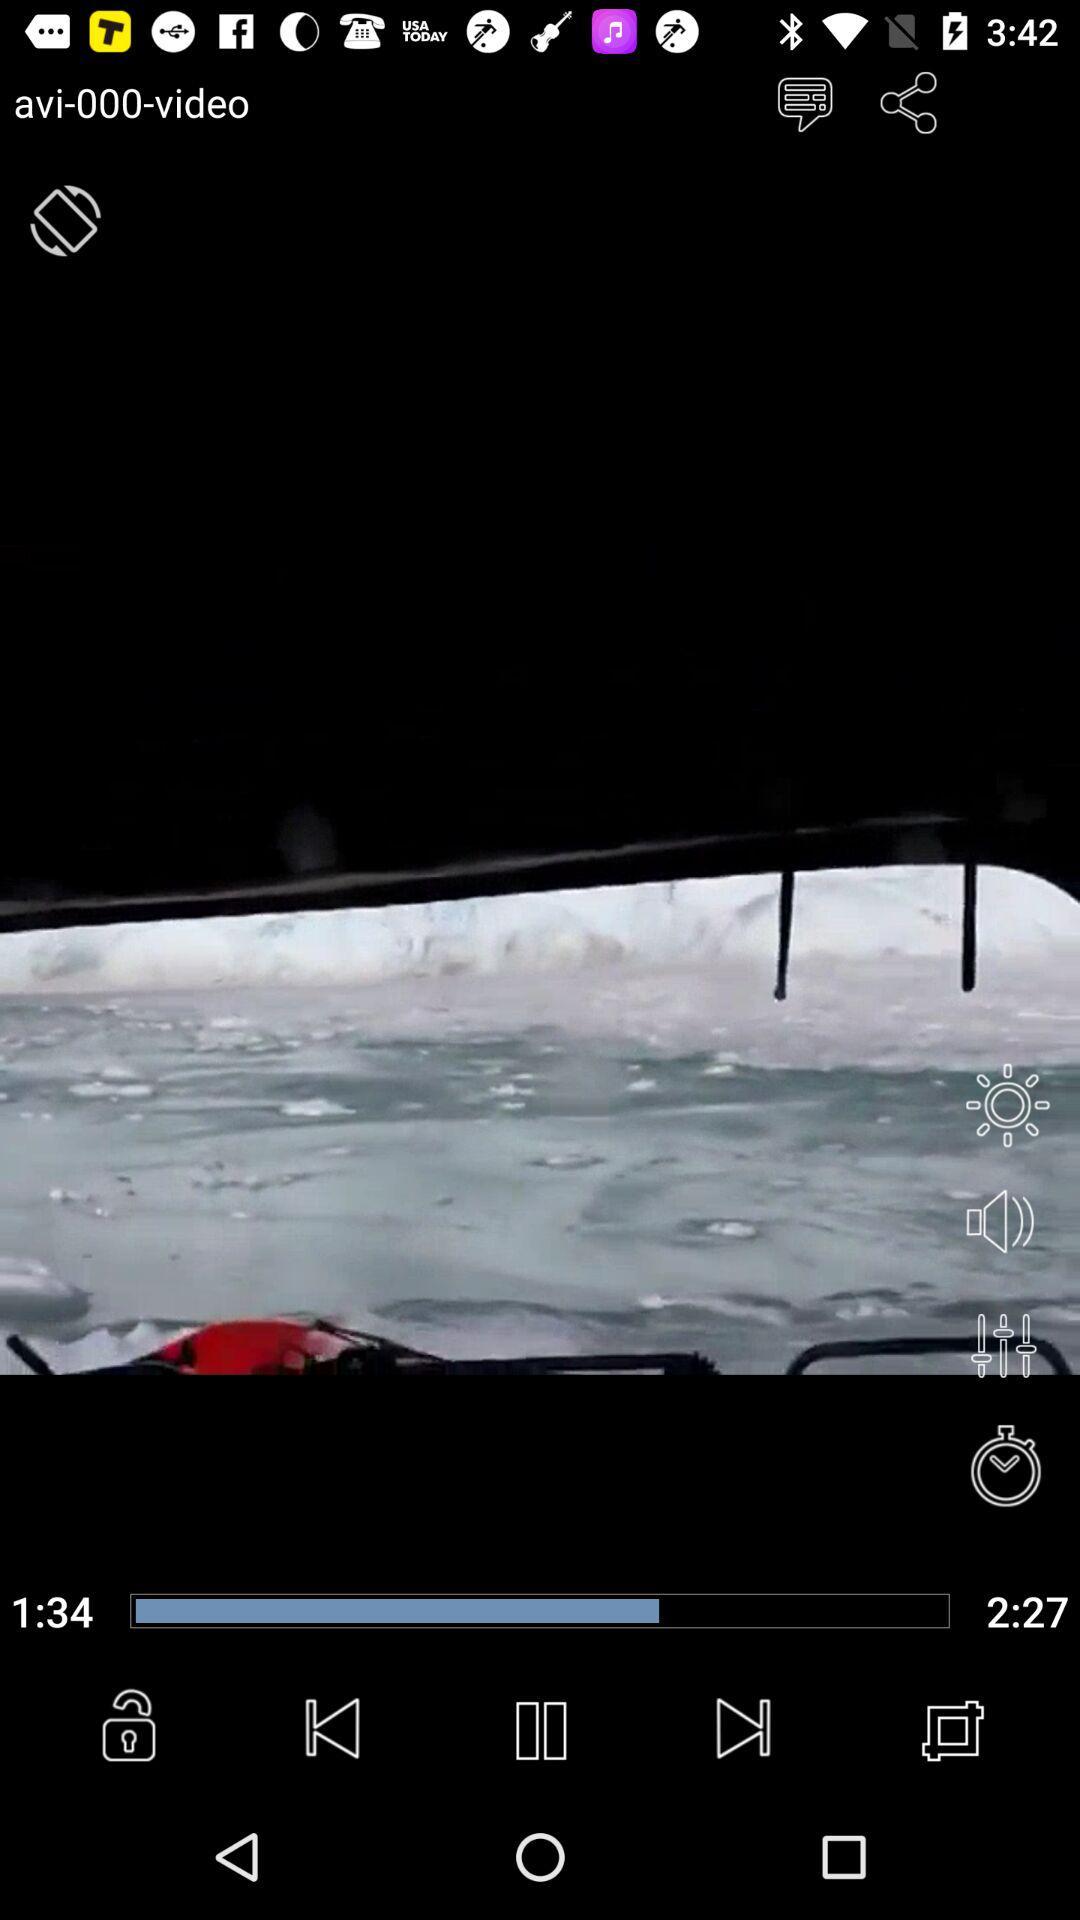 The height and width of the screenshot is (1920, 1080). Describe the element at coordinates (128, 1730) in the screenshot. I see `lock` at that location.